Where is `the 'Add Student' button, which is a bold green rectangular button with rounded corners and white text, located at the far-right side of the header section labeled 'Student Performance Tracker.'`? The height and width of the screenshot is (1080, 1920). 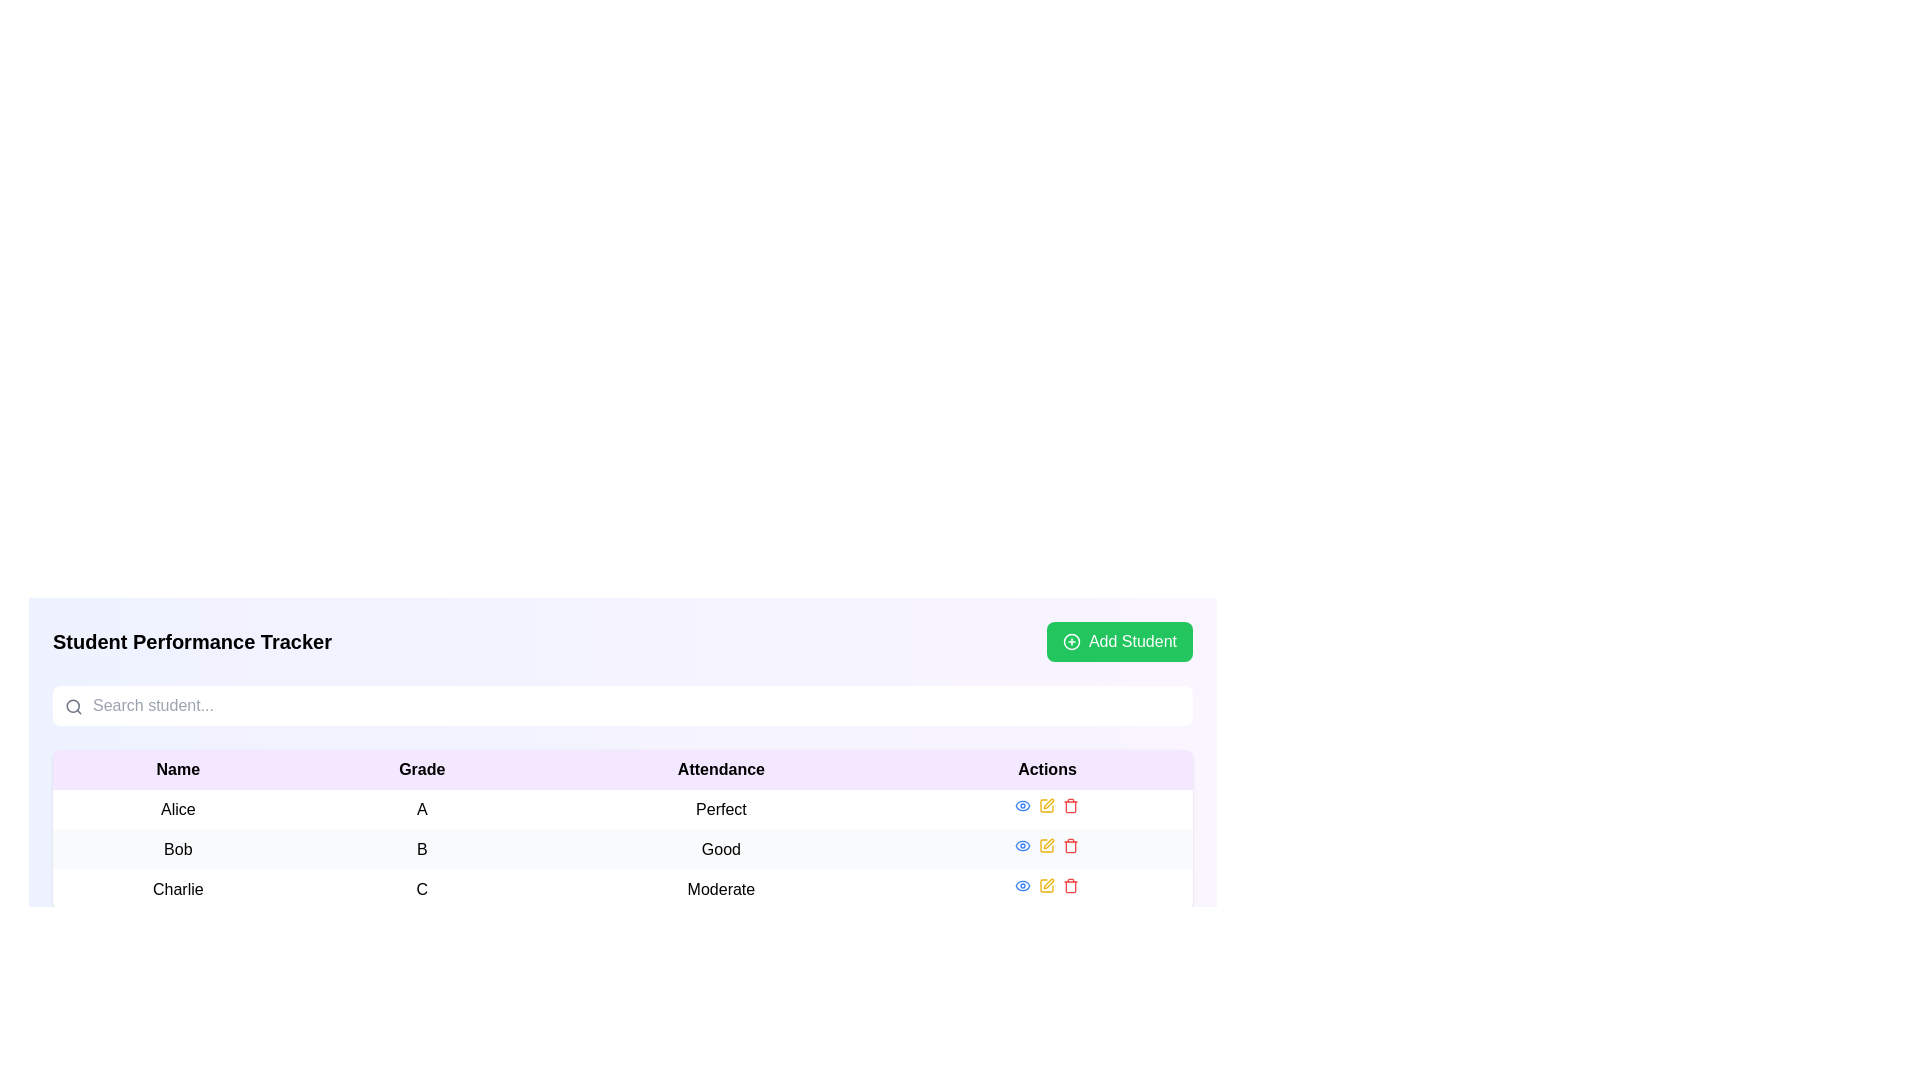 the 'Add Student' button, which is a bold green rectangular button with rounded corners and white text, located at the far-right side of the header section labeled 'Student Performance Tracker.' is located at coordinates (1118, 641).